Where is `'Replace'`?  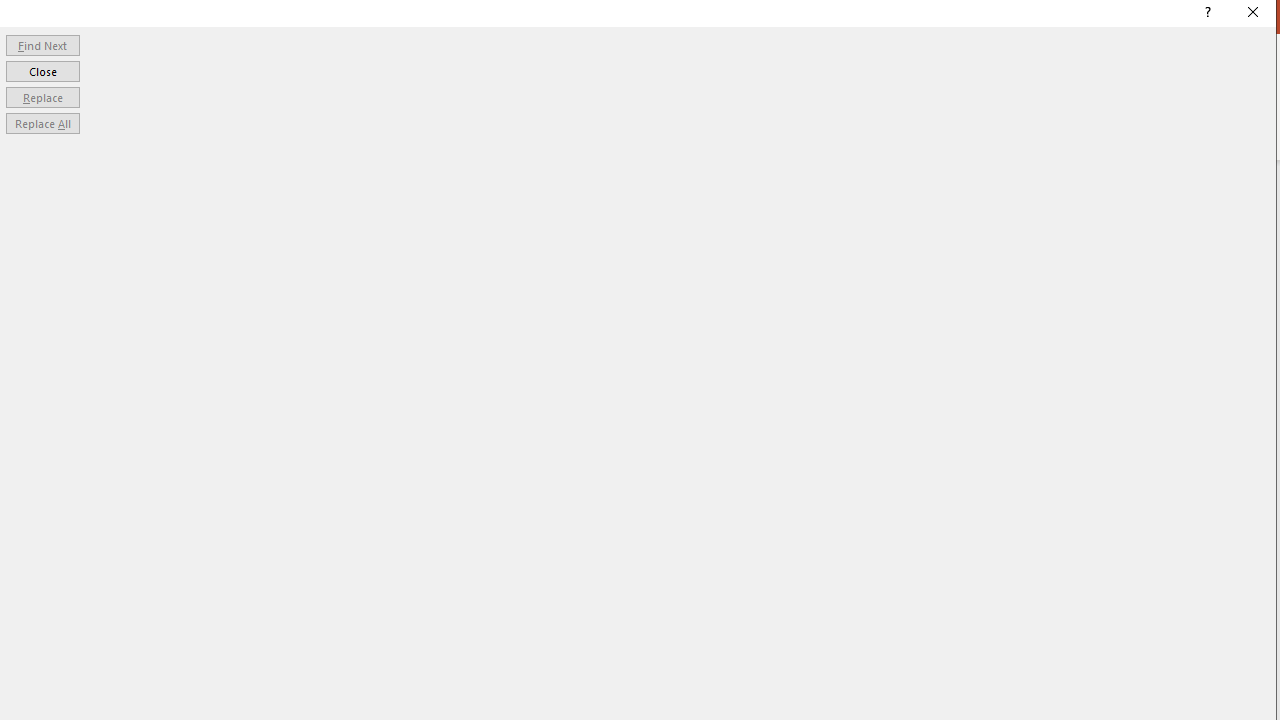
'Replace' is located at coordinates (42, 97).